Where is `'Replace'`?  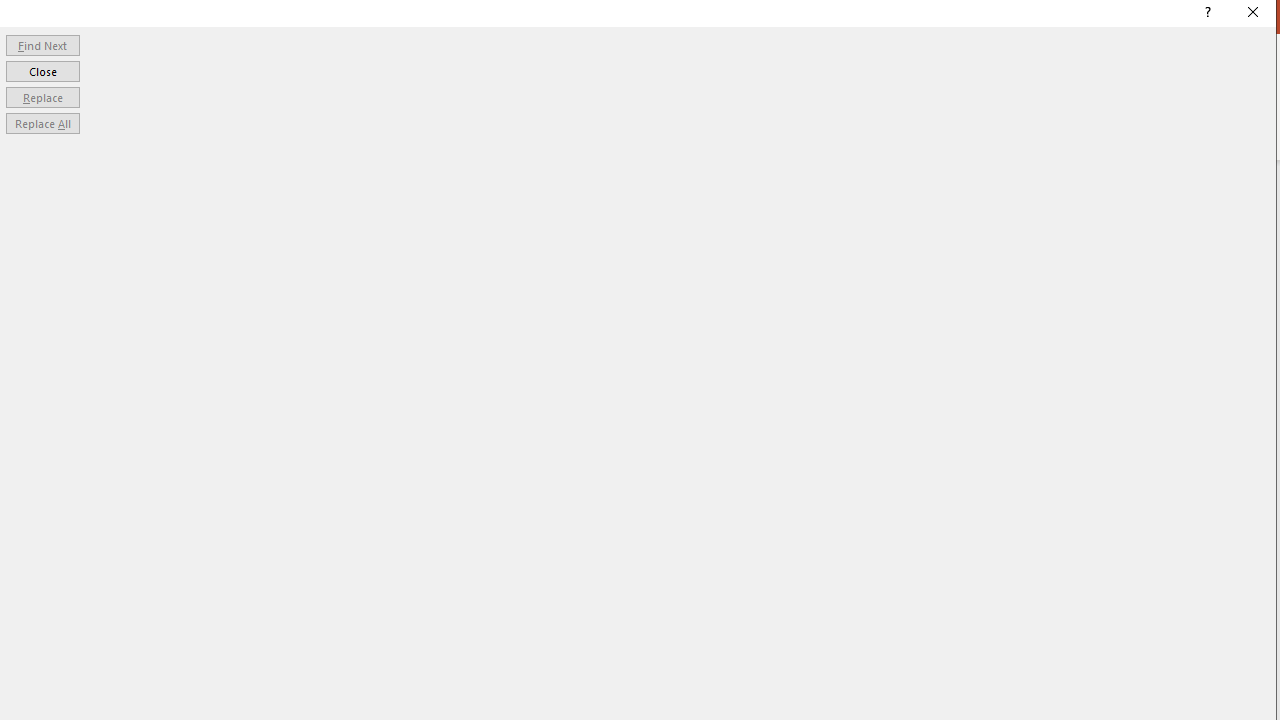
'Replace' is located at coordinates (42, 97).